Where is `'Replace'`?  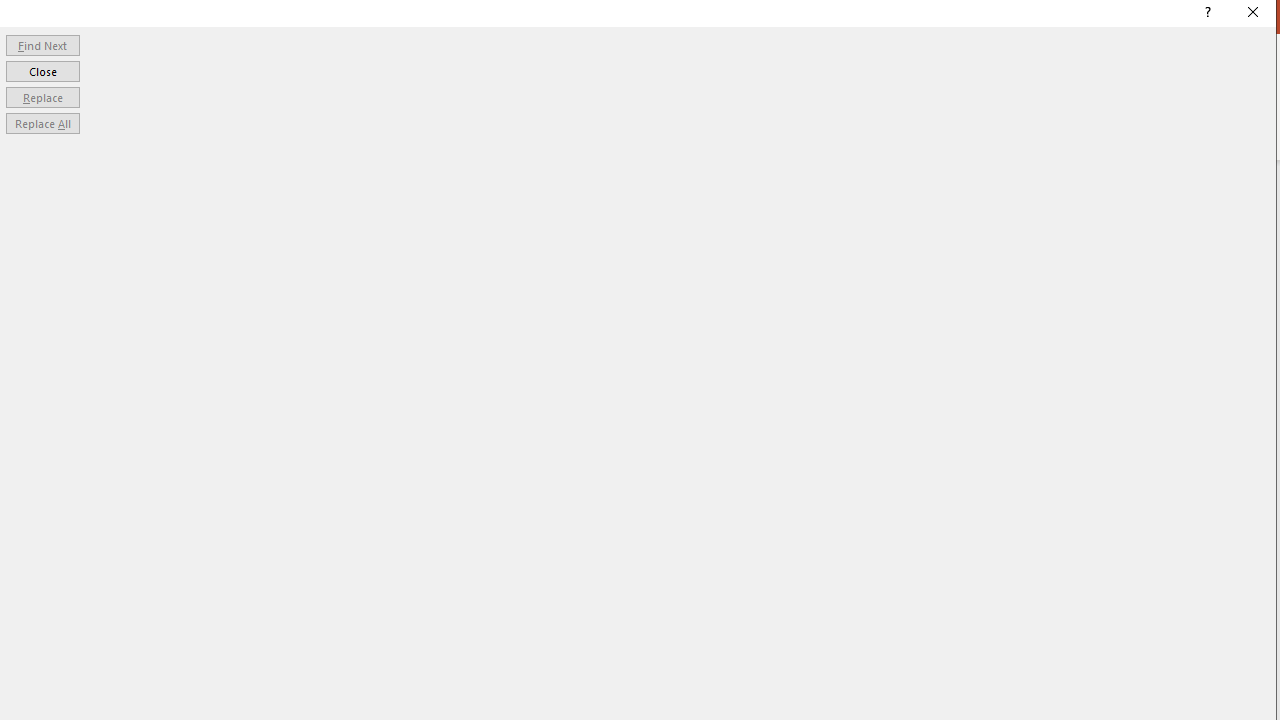
'Replace' is located at coordinates (42, 97).